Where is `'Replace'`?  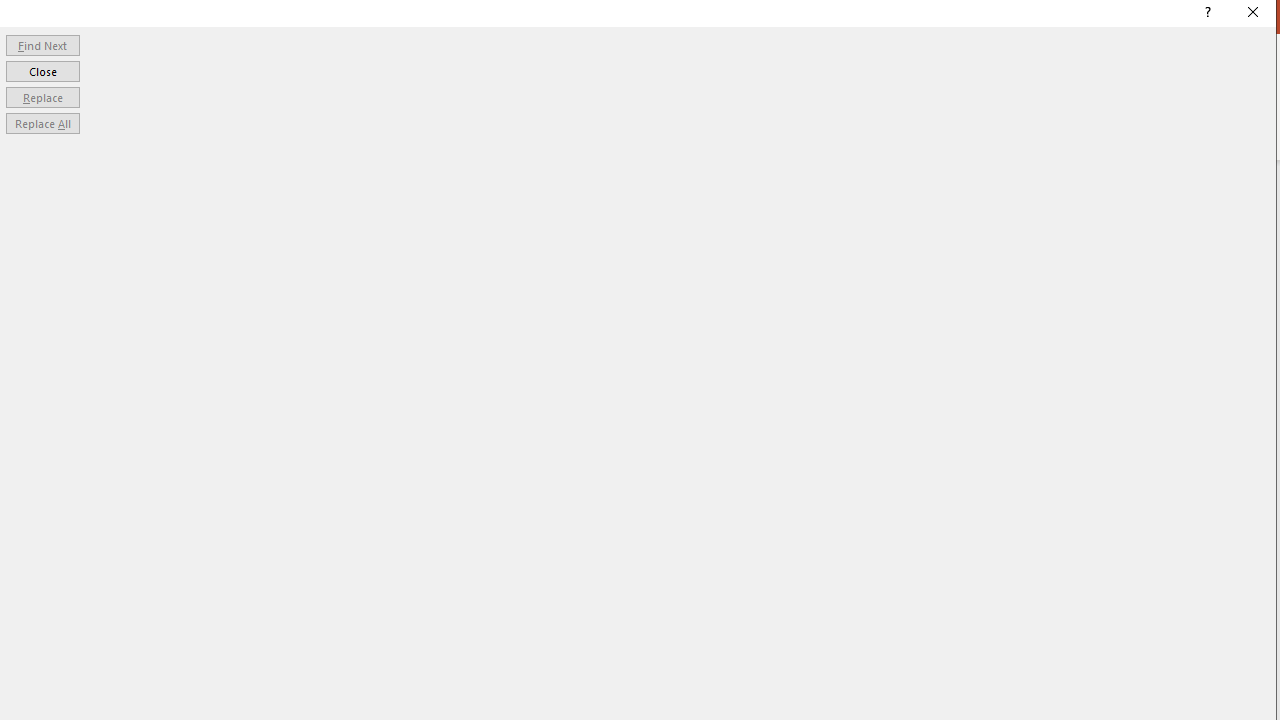
'Replace' is located at coordinates (42, 97).